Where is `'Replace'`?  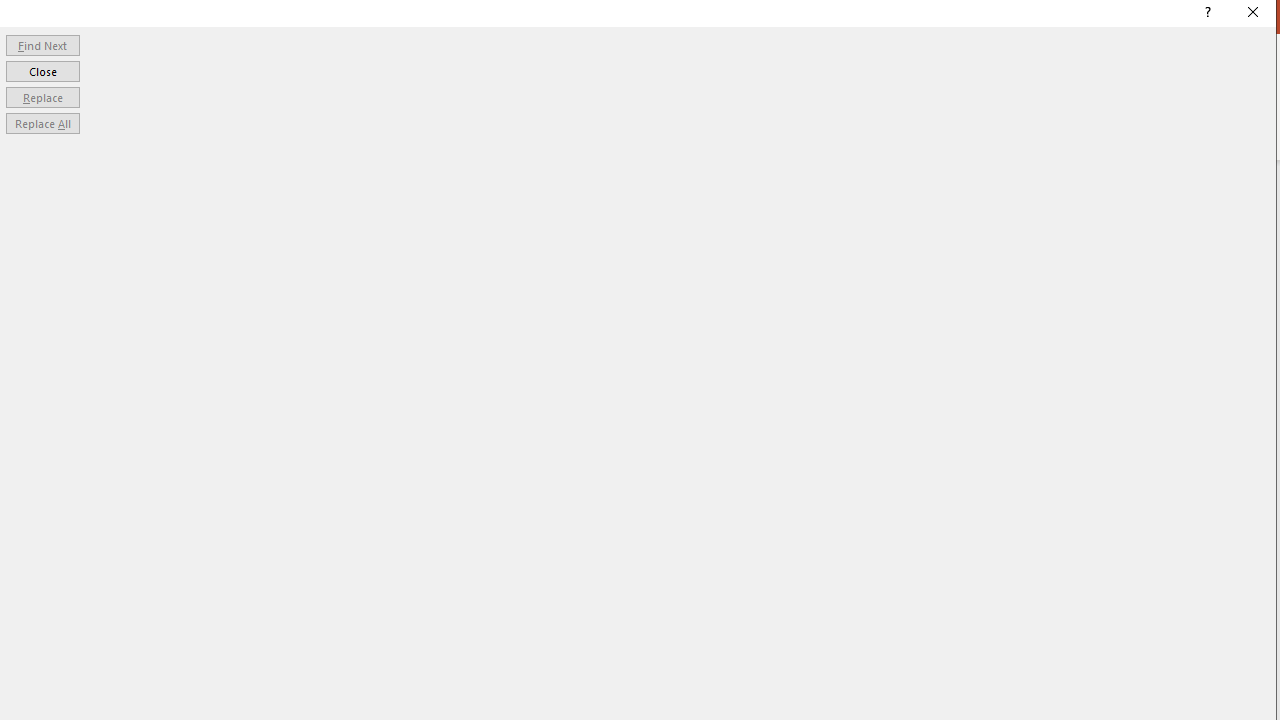
'Replace' is located at coordinates (42, 97).